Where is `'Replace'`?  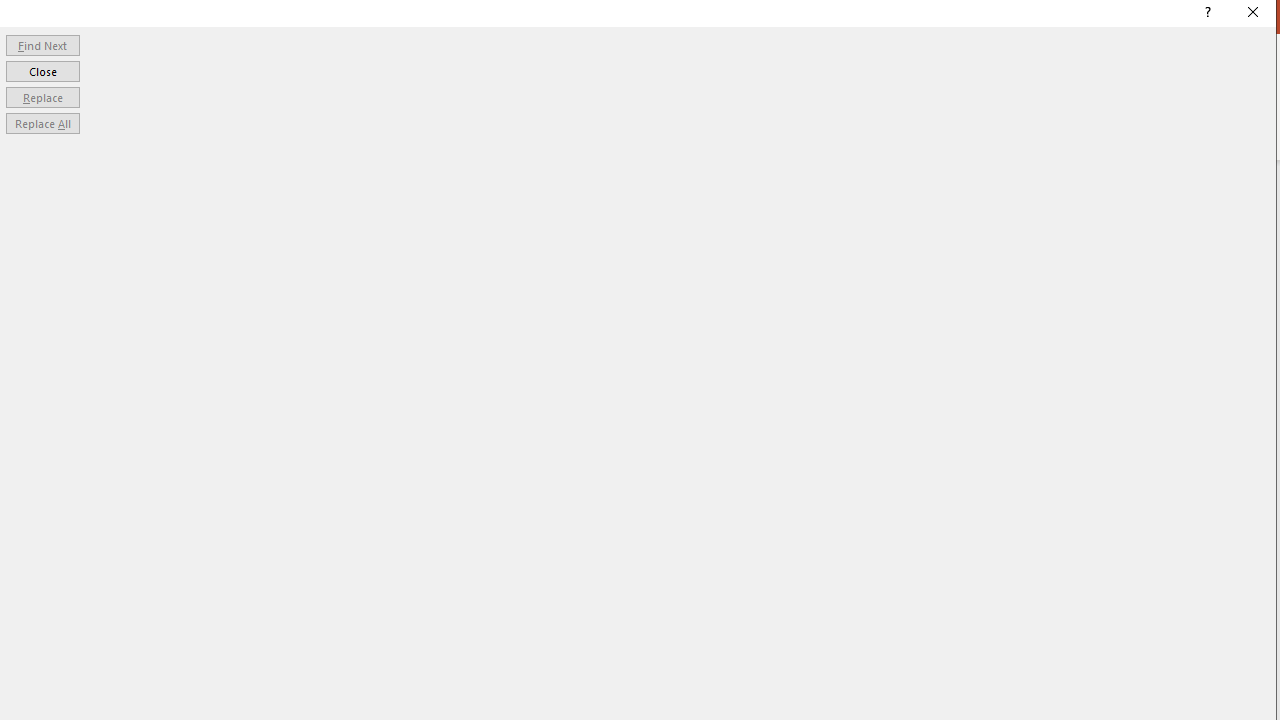
'Replace' is located at coordinates (42, 97).